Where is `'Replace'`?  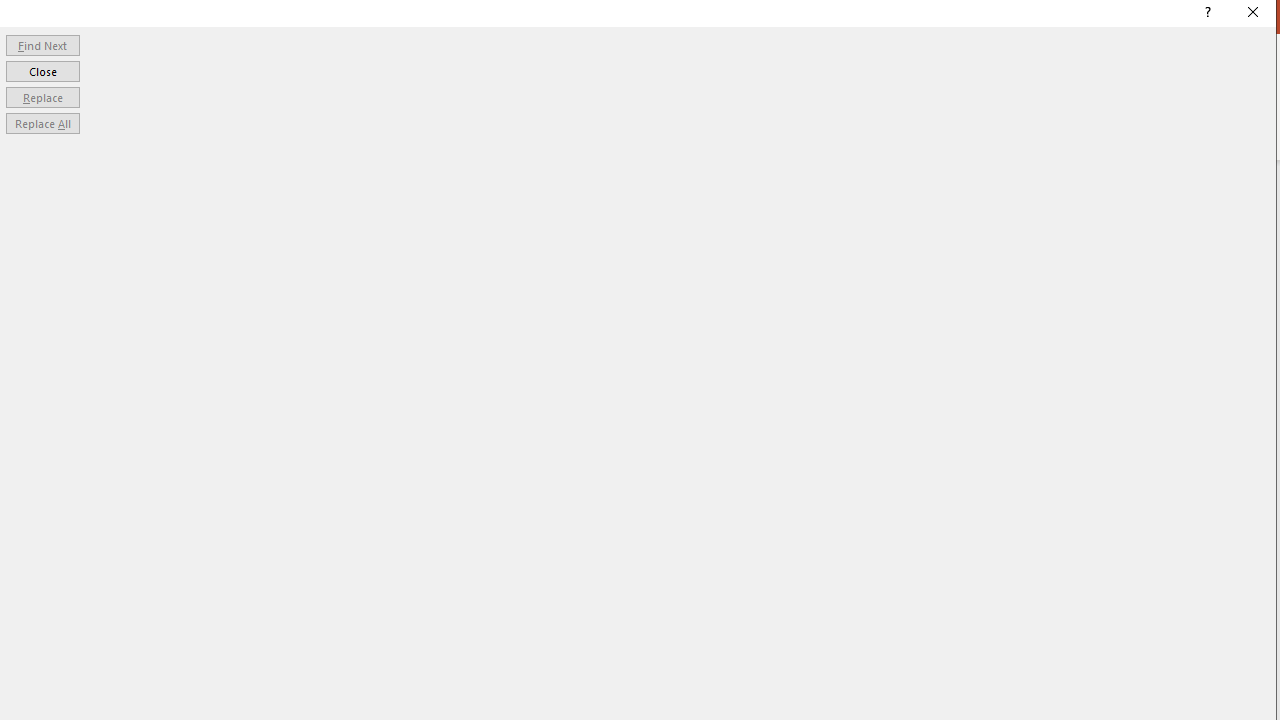
'Replace' is located at coordinates (42, 97).